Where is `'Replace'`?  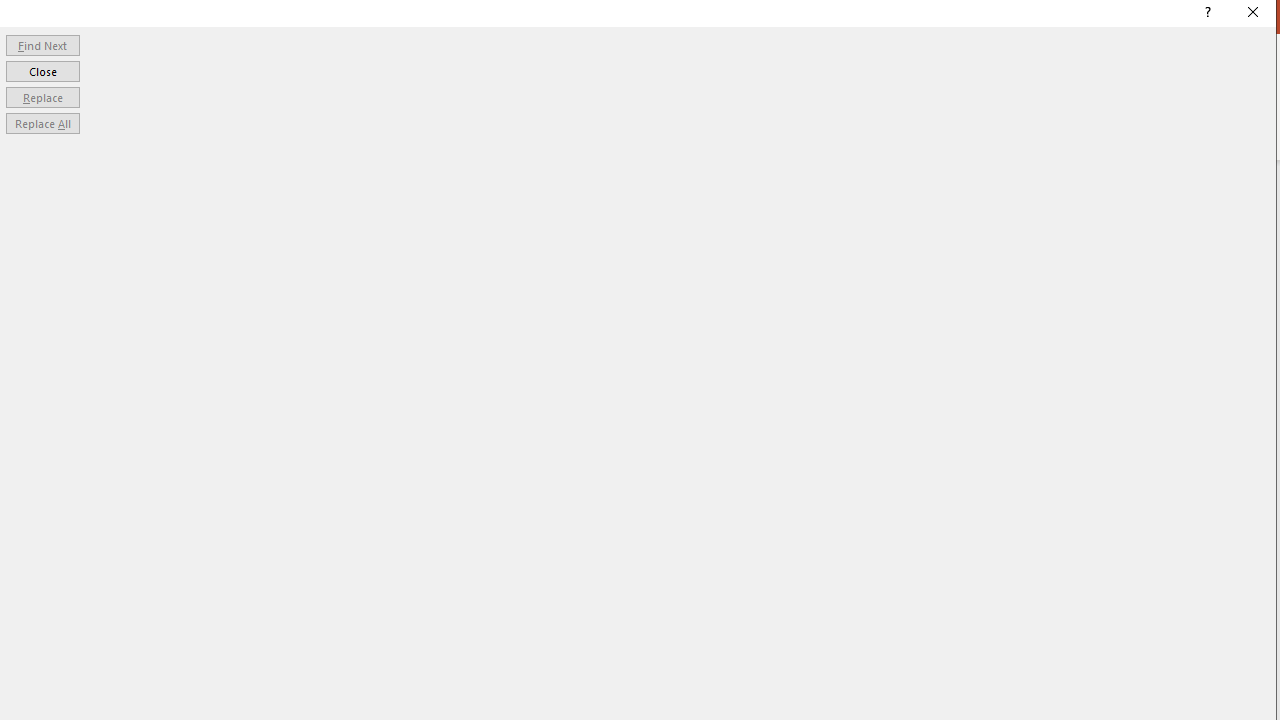
'Replace' is located at coordinates (42, 97).